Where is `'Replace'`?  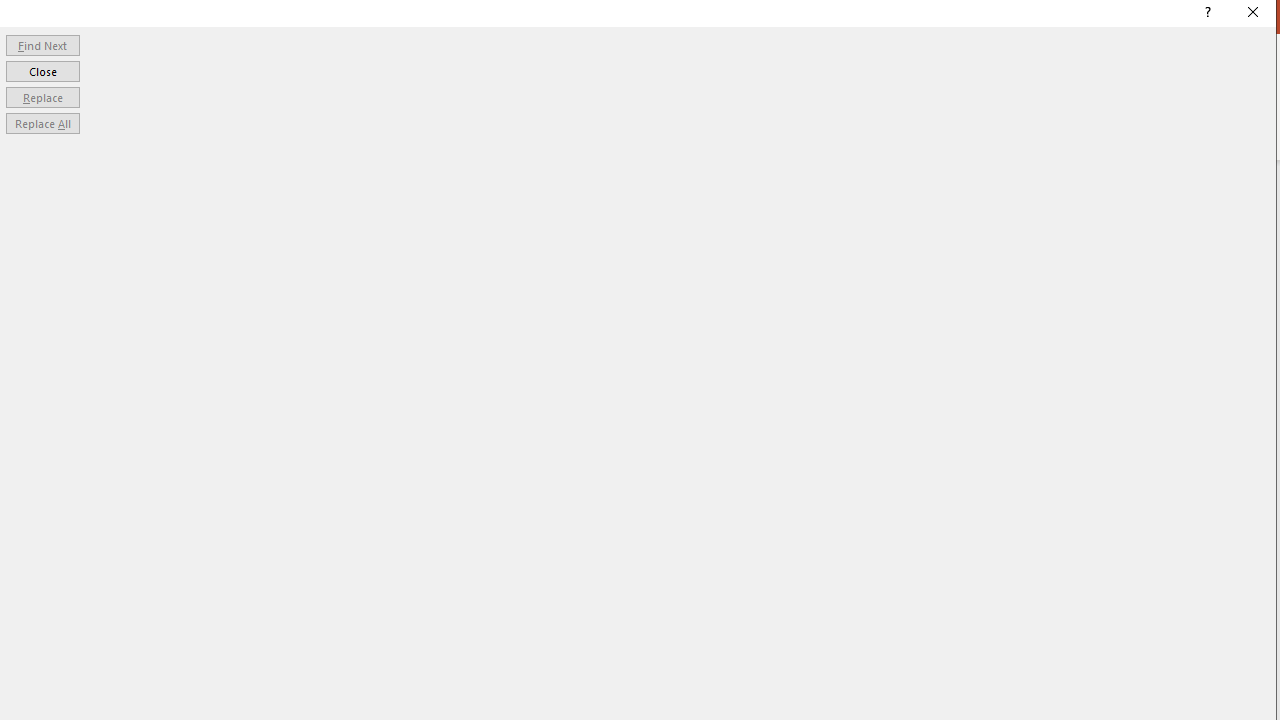
'Replace' is located at coordinates (42, 97).